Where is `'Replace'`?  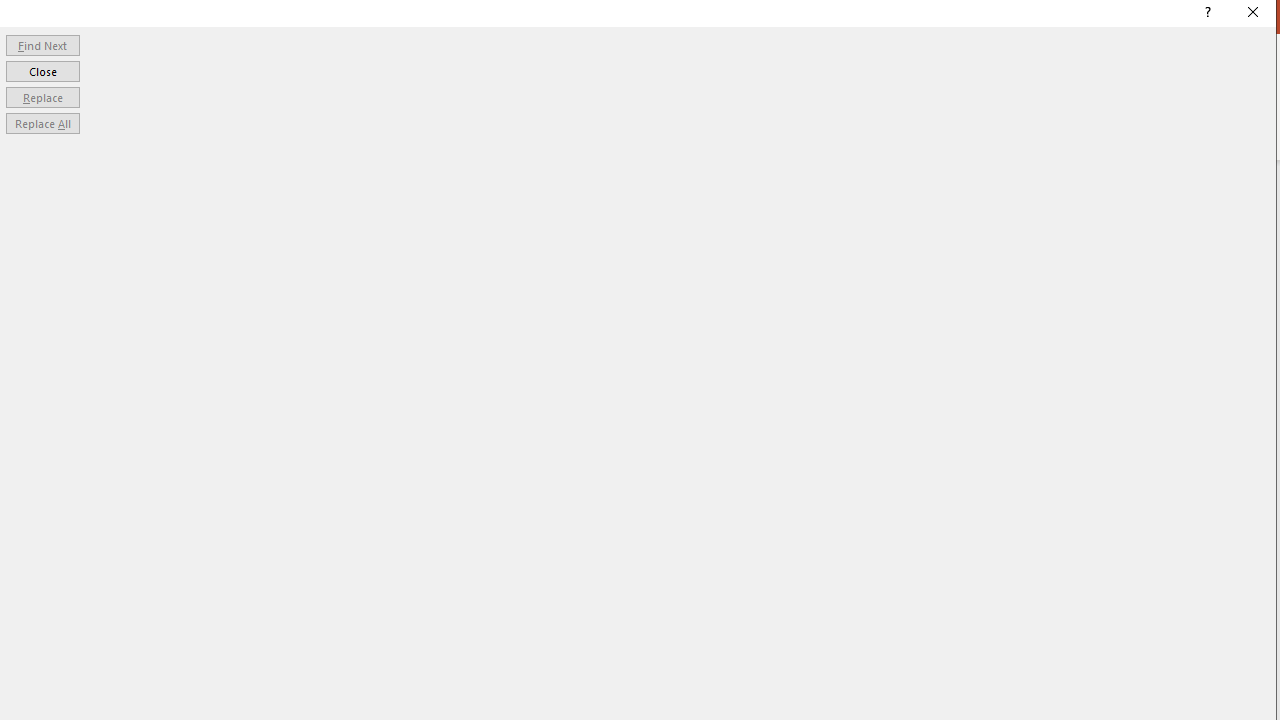
'Replace' is located at coordinates (42, 97).